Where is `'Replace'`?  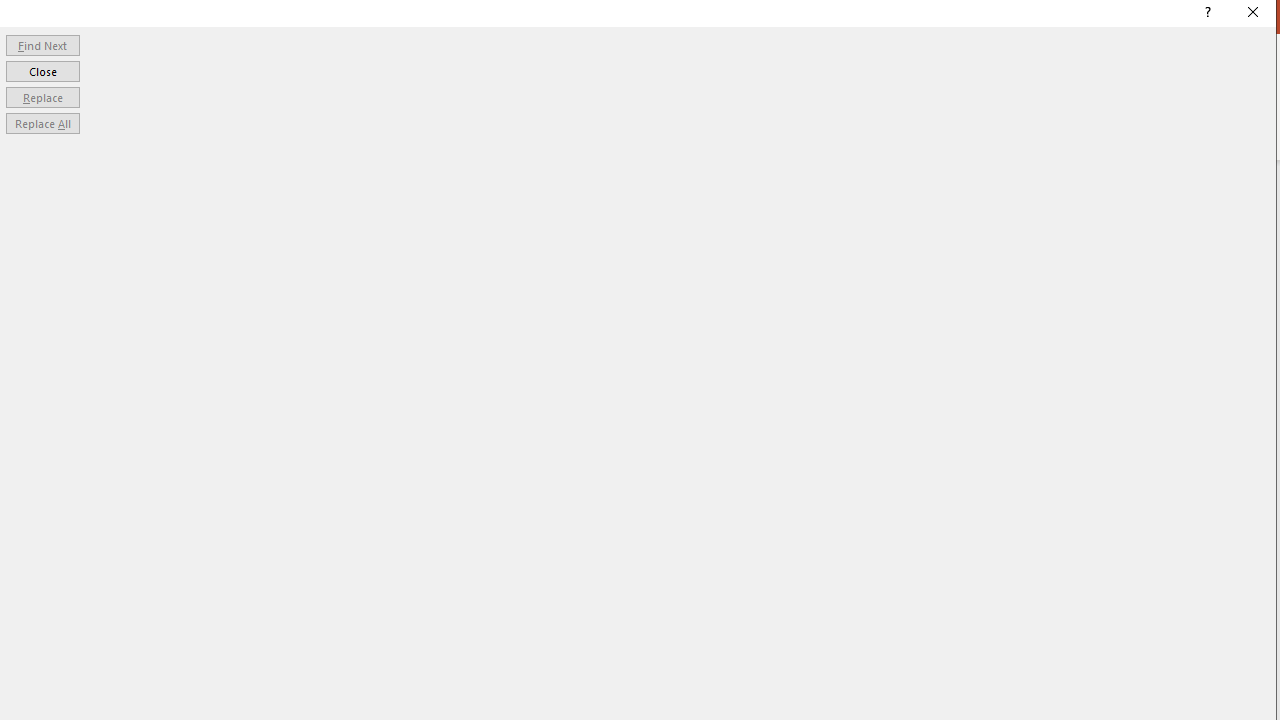
'Replace' is located at coordinates (42, 97).